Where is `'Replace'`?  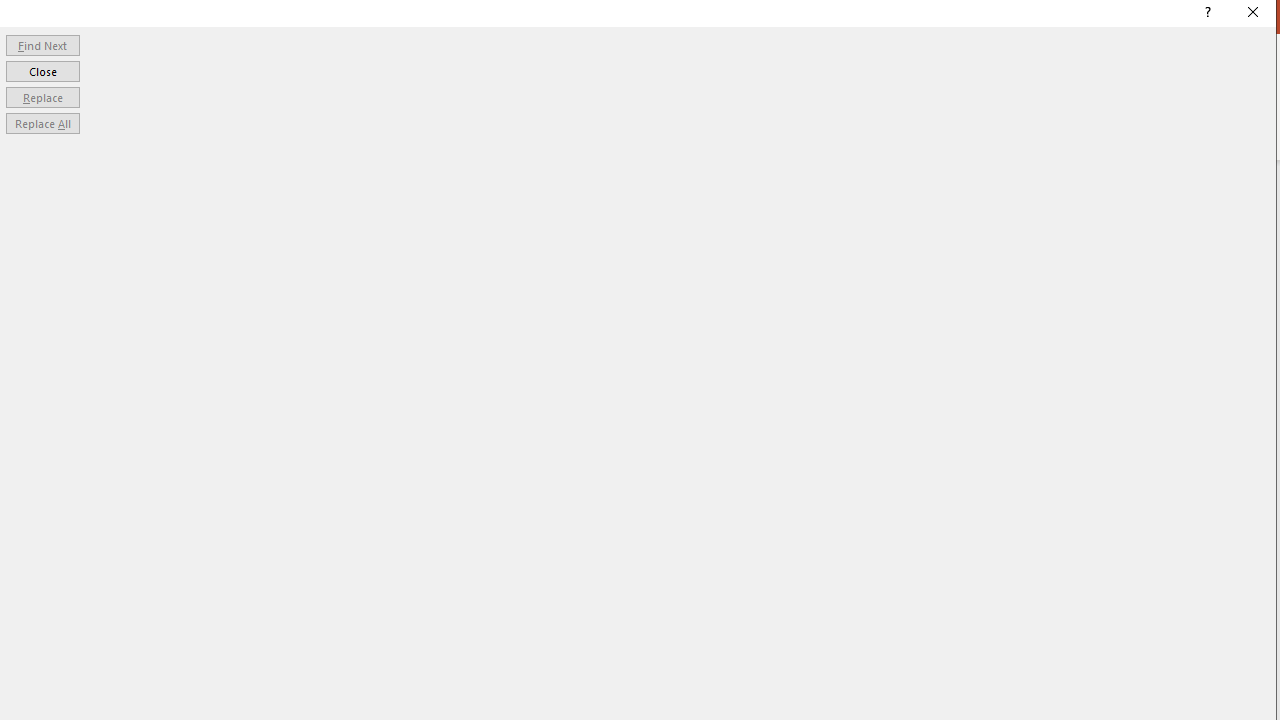
'Replace' is located at coordinates (42, 97).